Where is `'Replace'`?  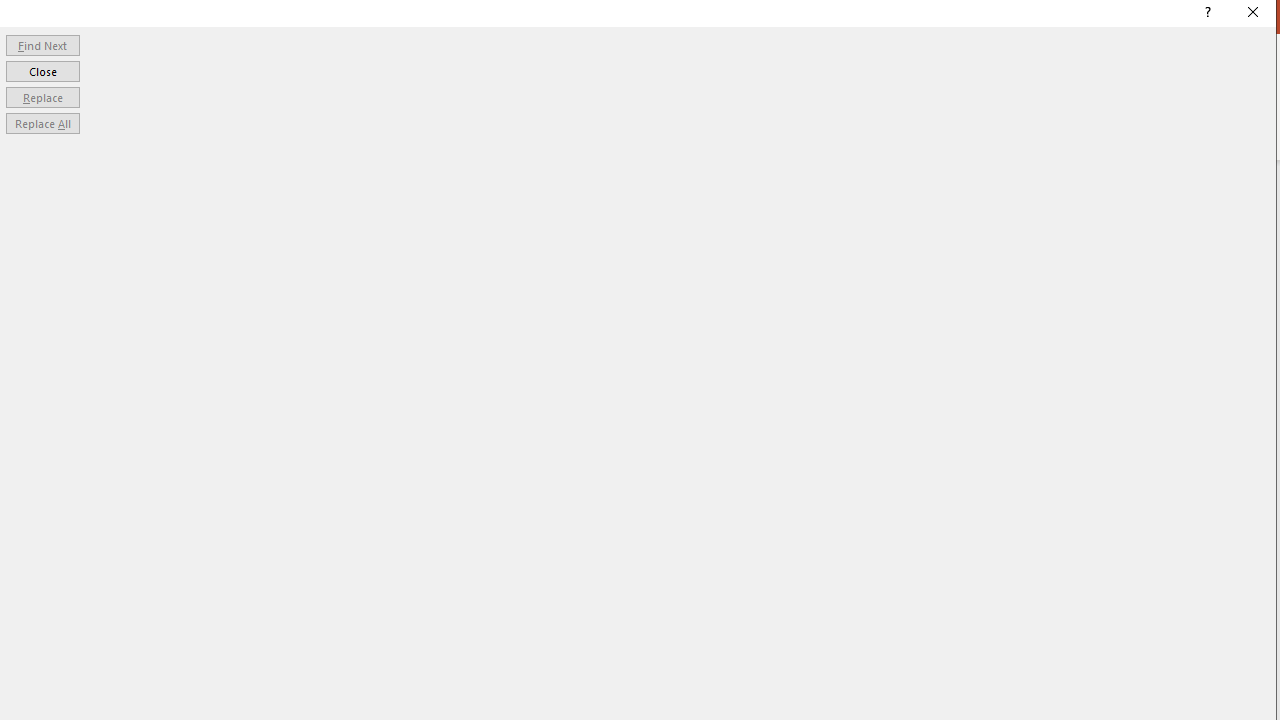
'Replace' is located at coordinates (42, 97).